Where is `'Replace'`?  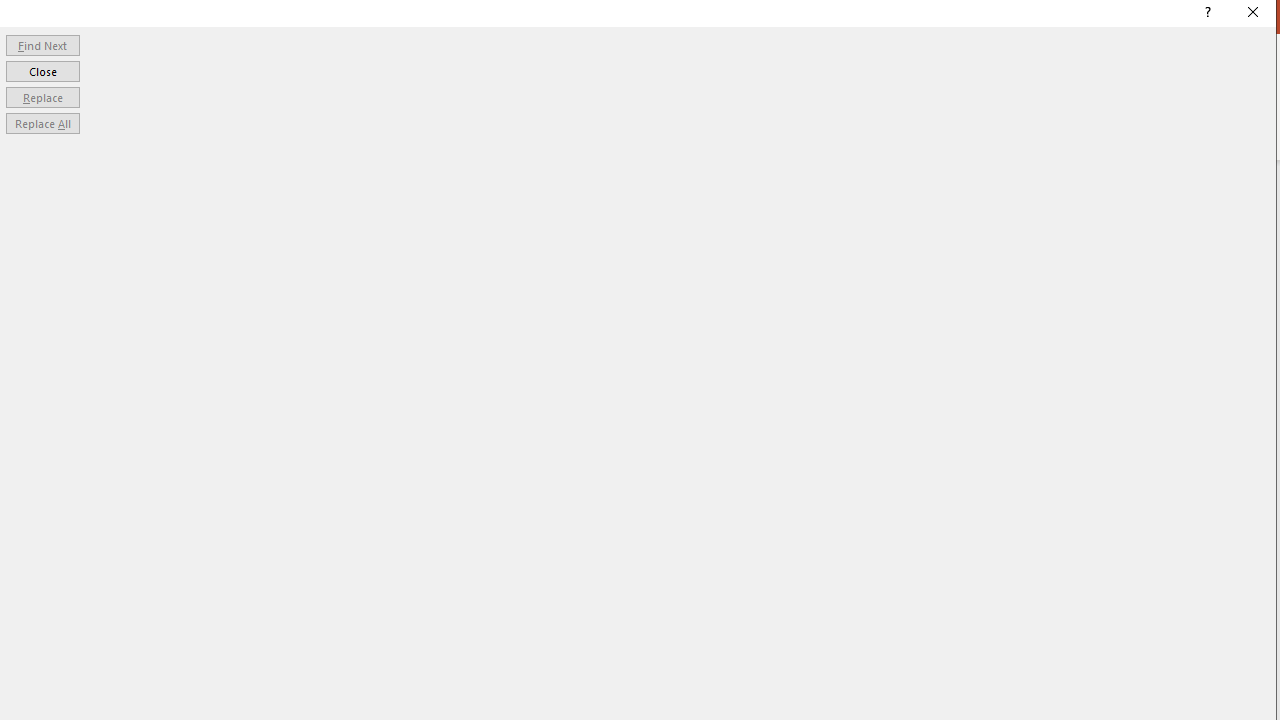
'Replace' is located at coordinates (42, 97).